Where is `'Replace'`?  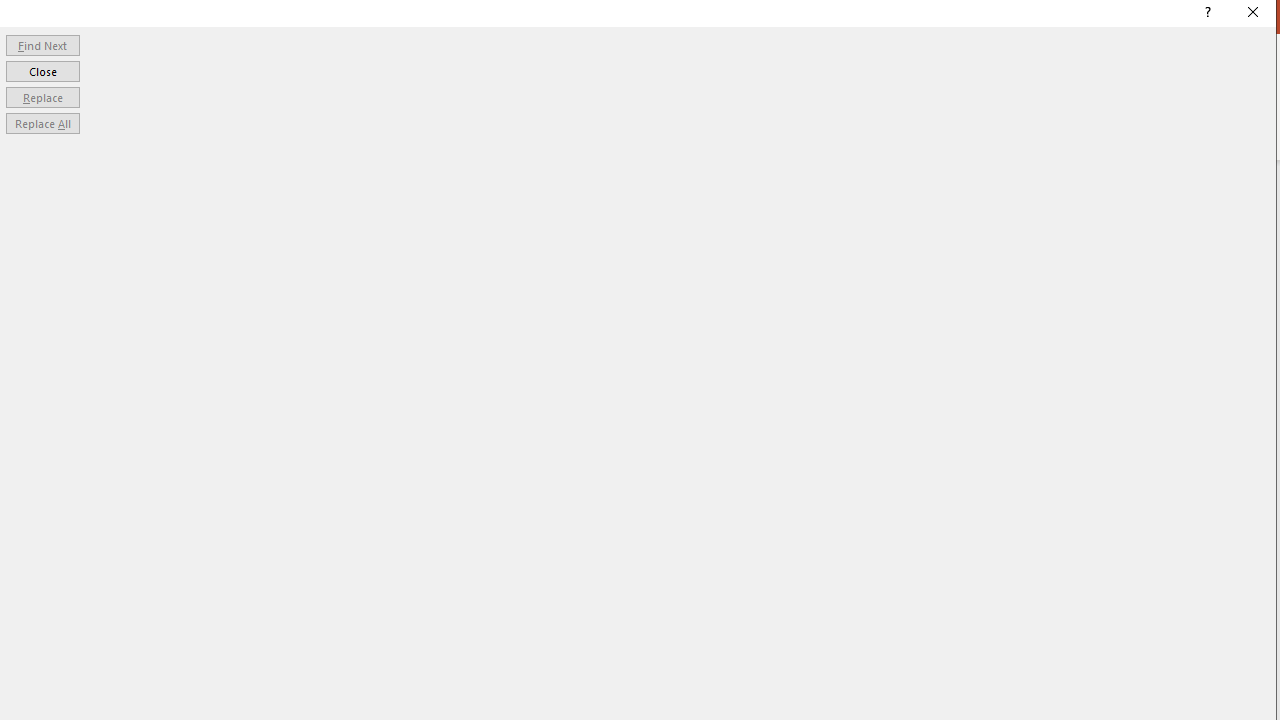
'Replace' is located at coordinates (42, 97).